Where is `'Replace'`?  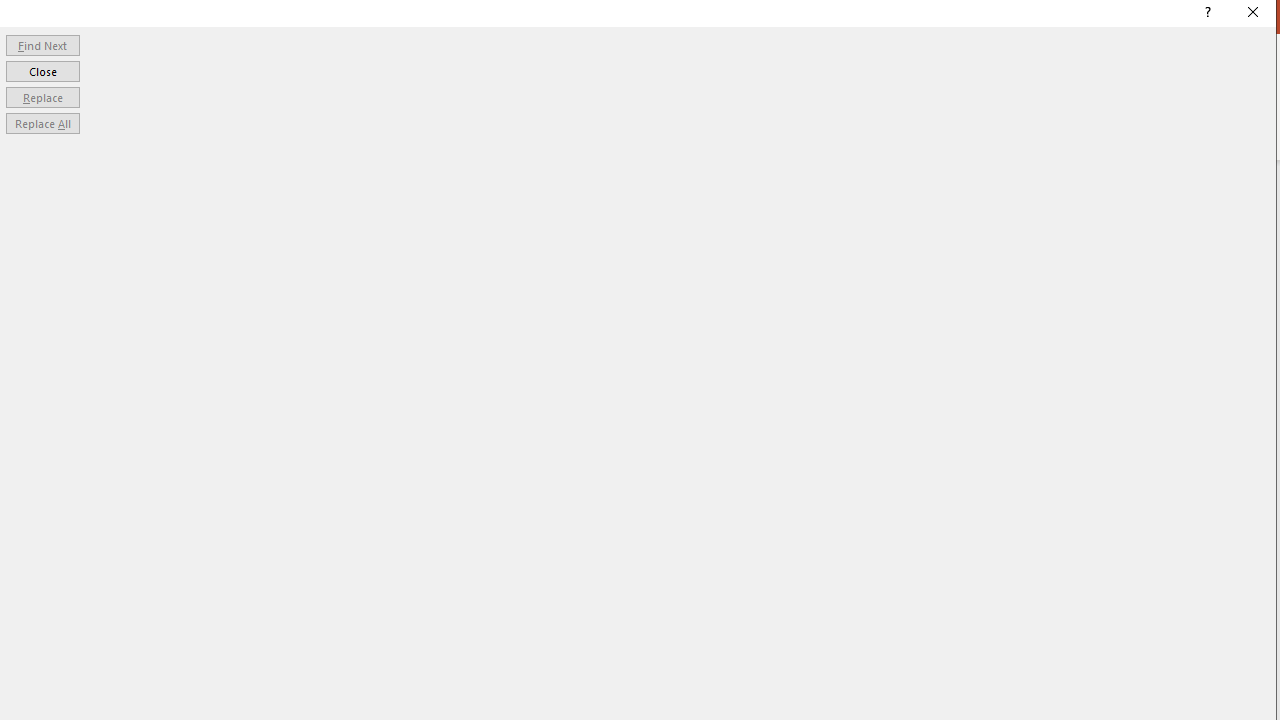
'Replace' is located at coordinates (42, 97).